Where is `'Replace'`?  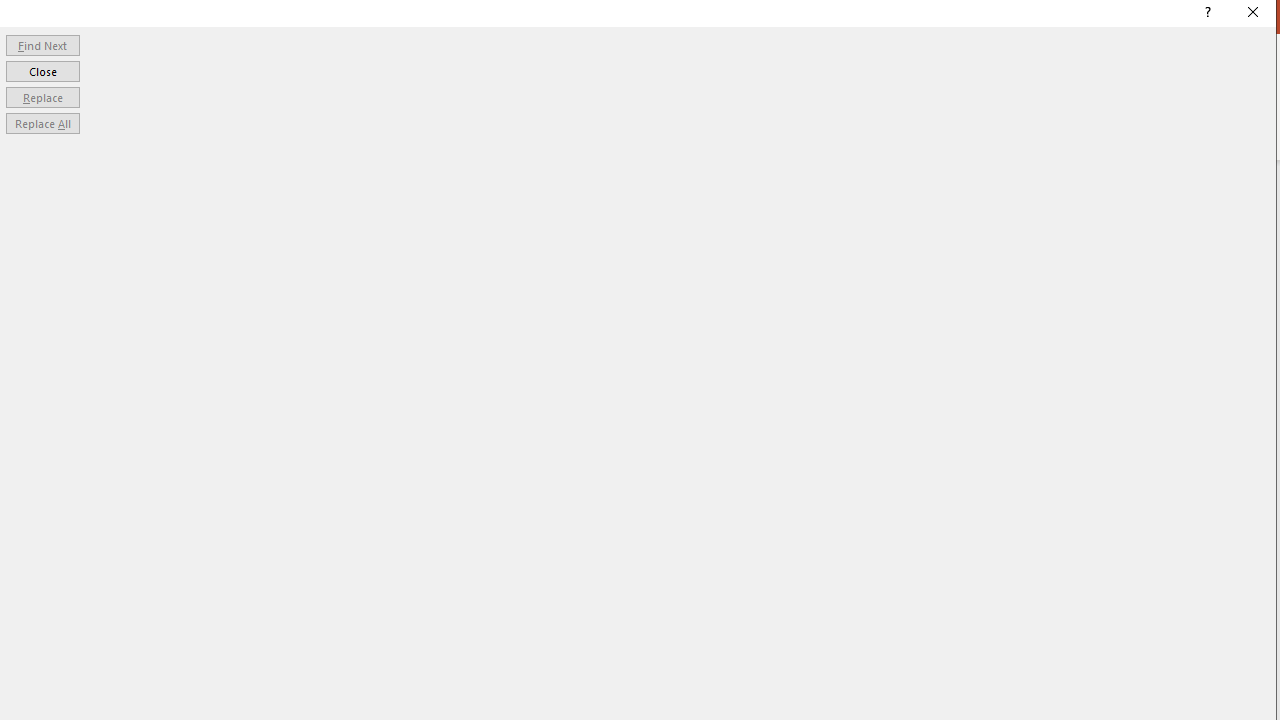
'Replace' is located at coordinates (42, 97).